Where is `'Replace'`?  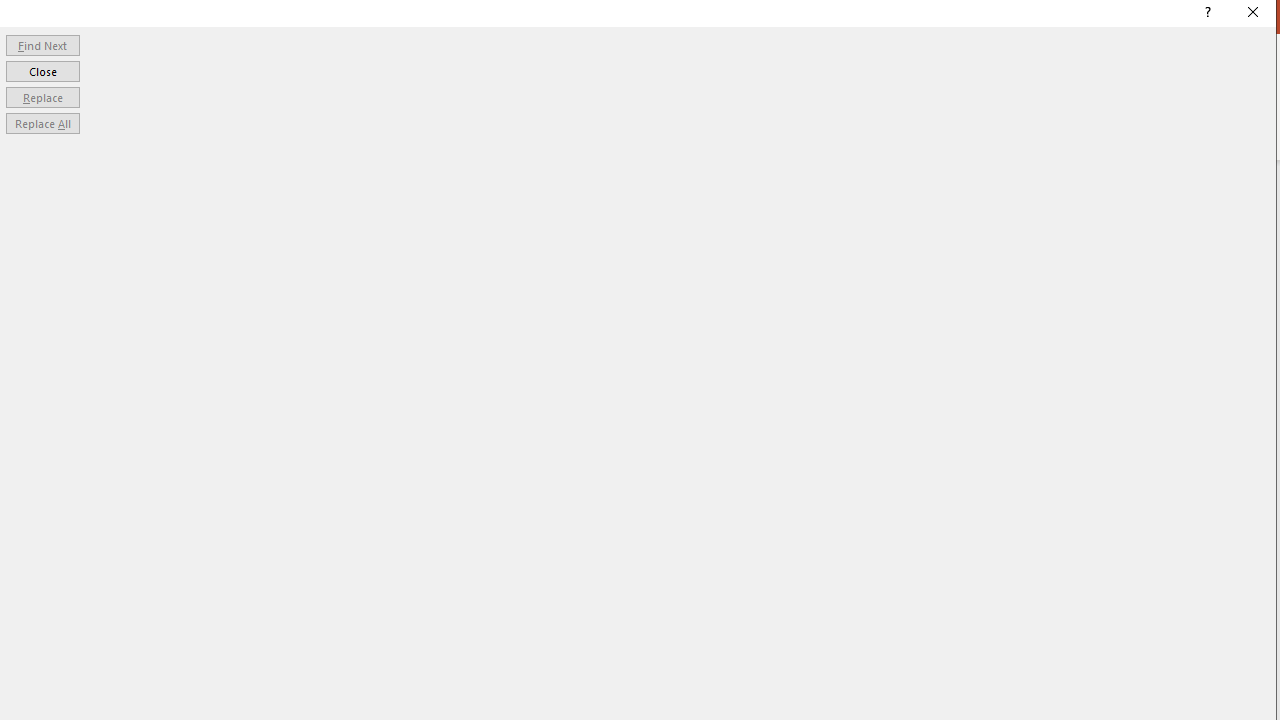
'Replace' is located at coordinates (42, 97).